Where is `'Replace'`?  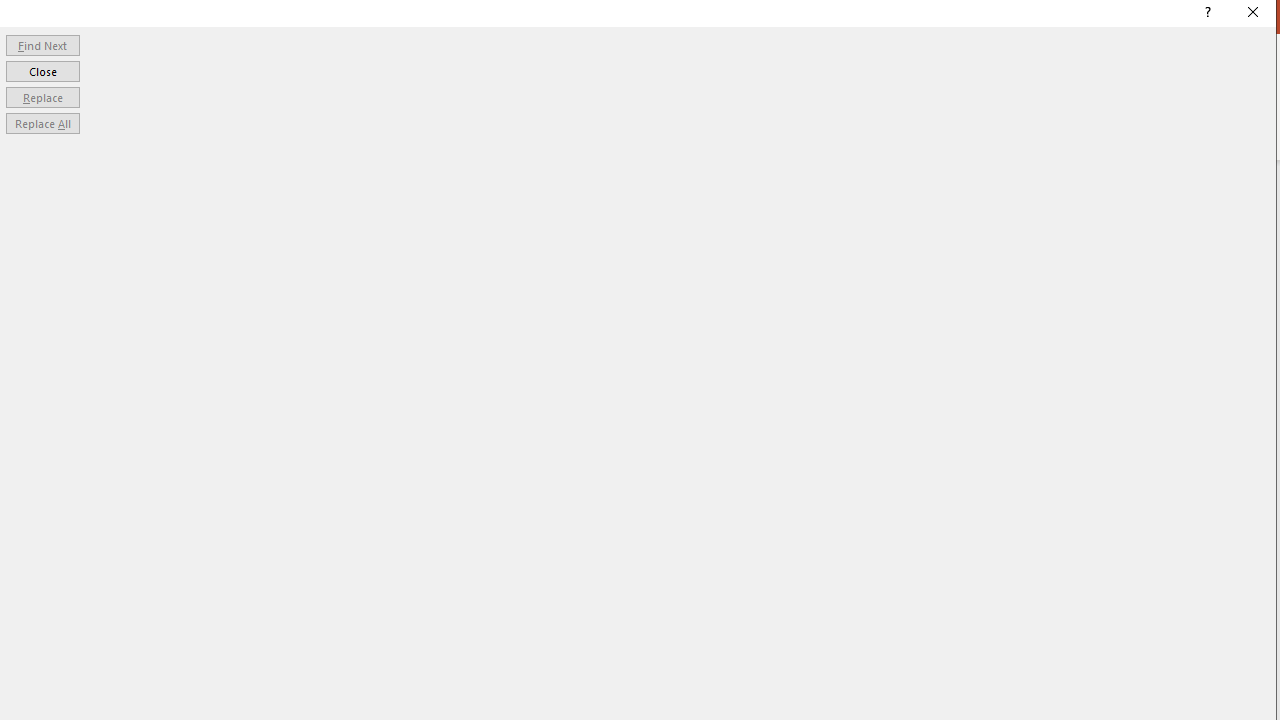
'Replace' is located at coordinates (42, 97).